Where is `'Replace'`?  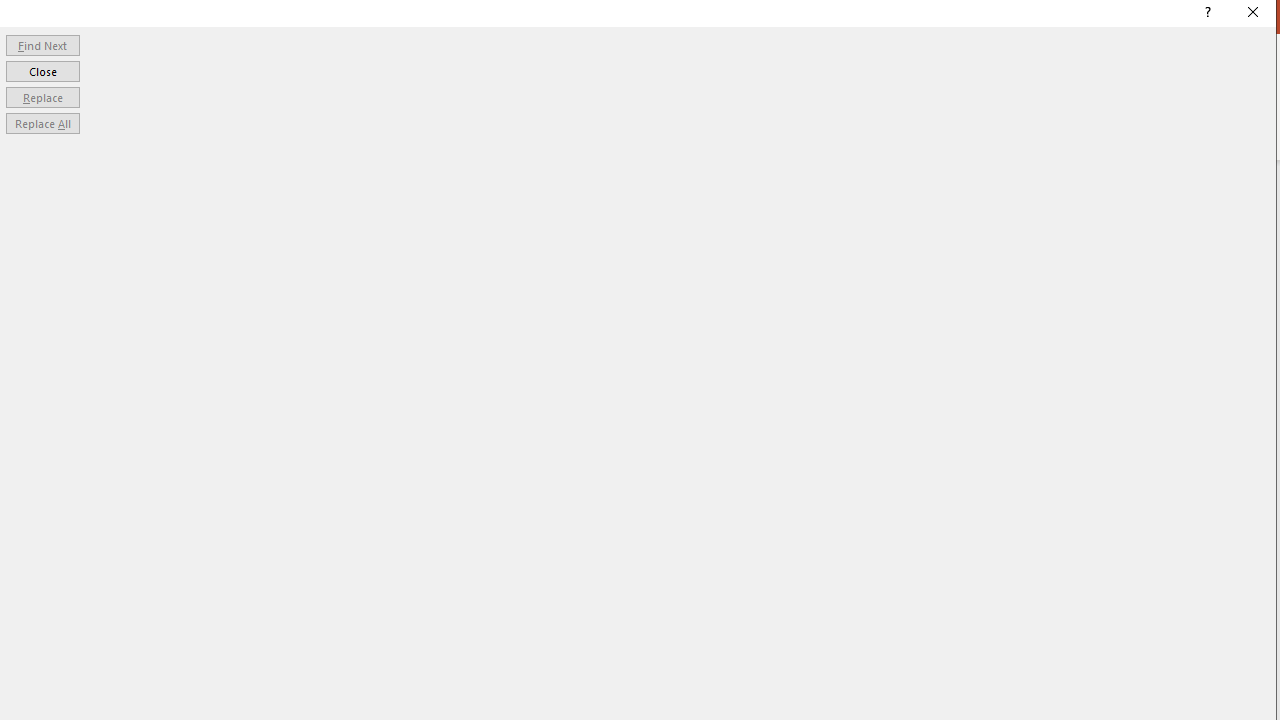
'Replace' is located at coordinates (42, 97).